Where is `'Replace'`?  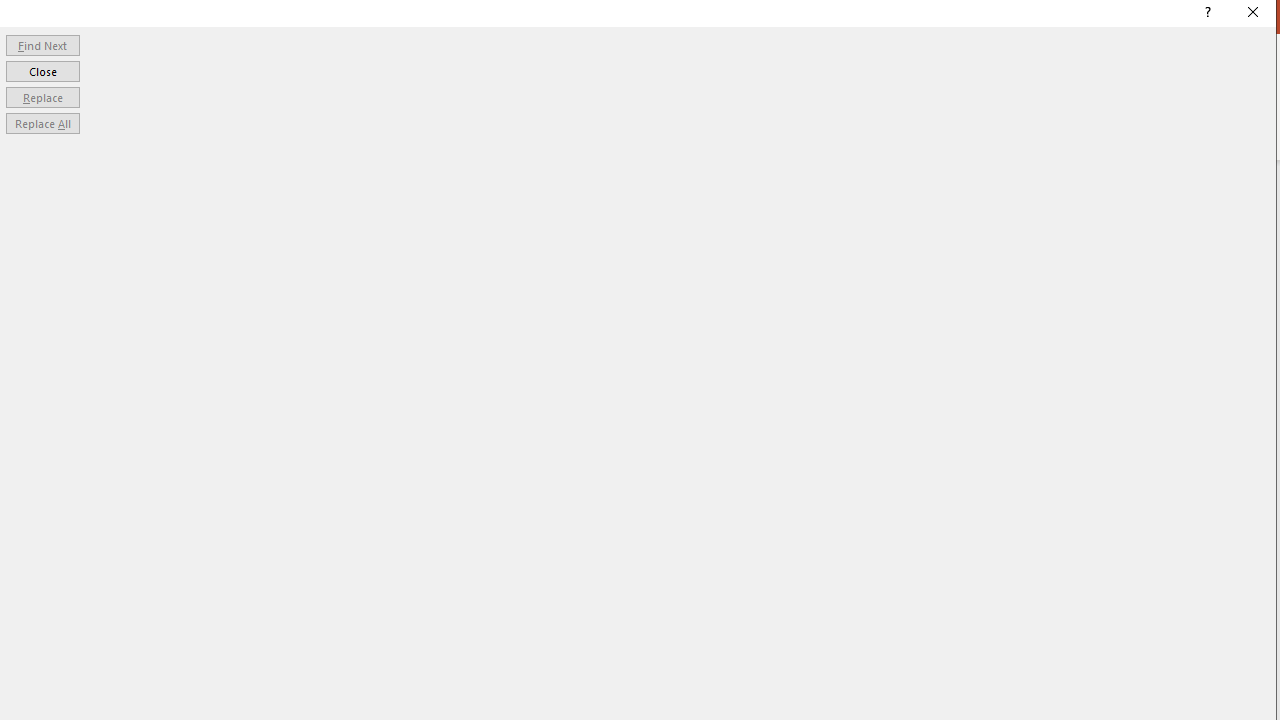
'Replace' is located at coordinates (42, 97).